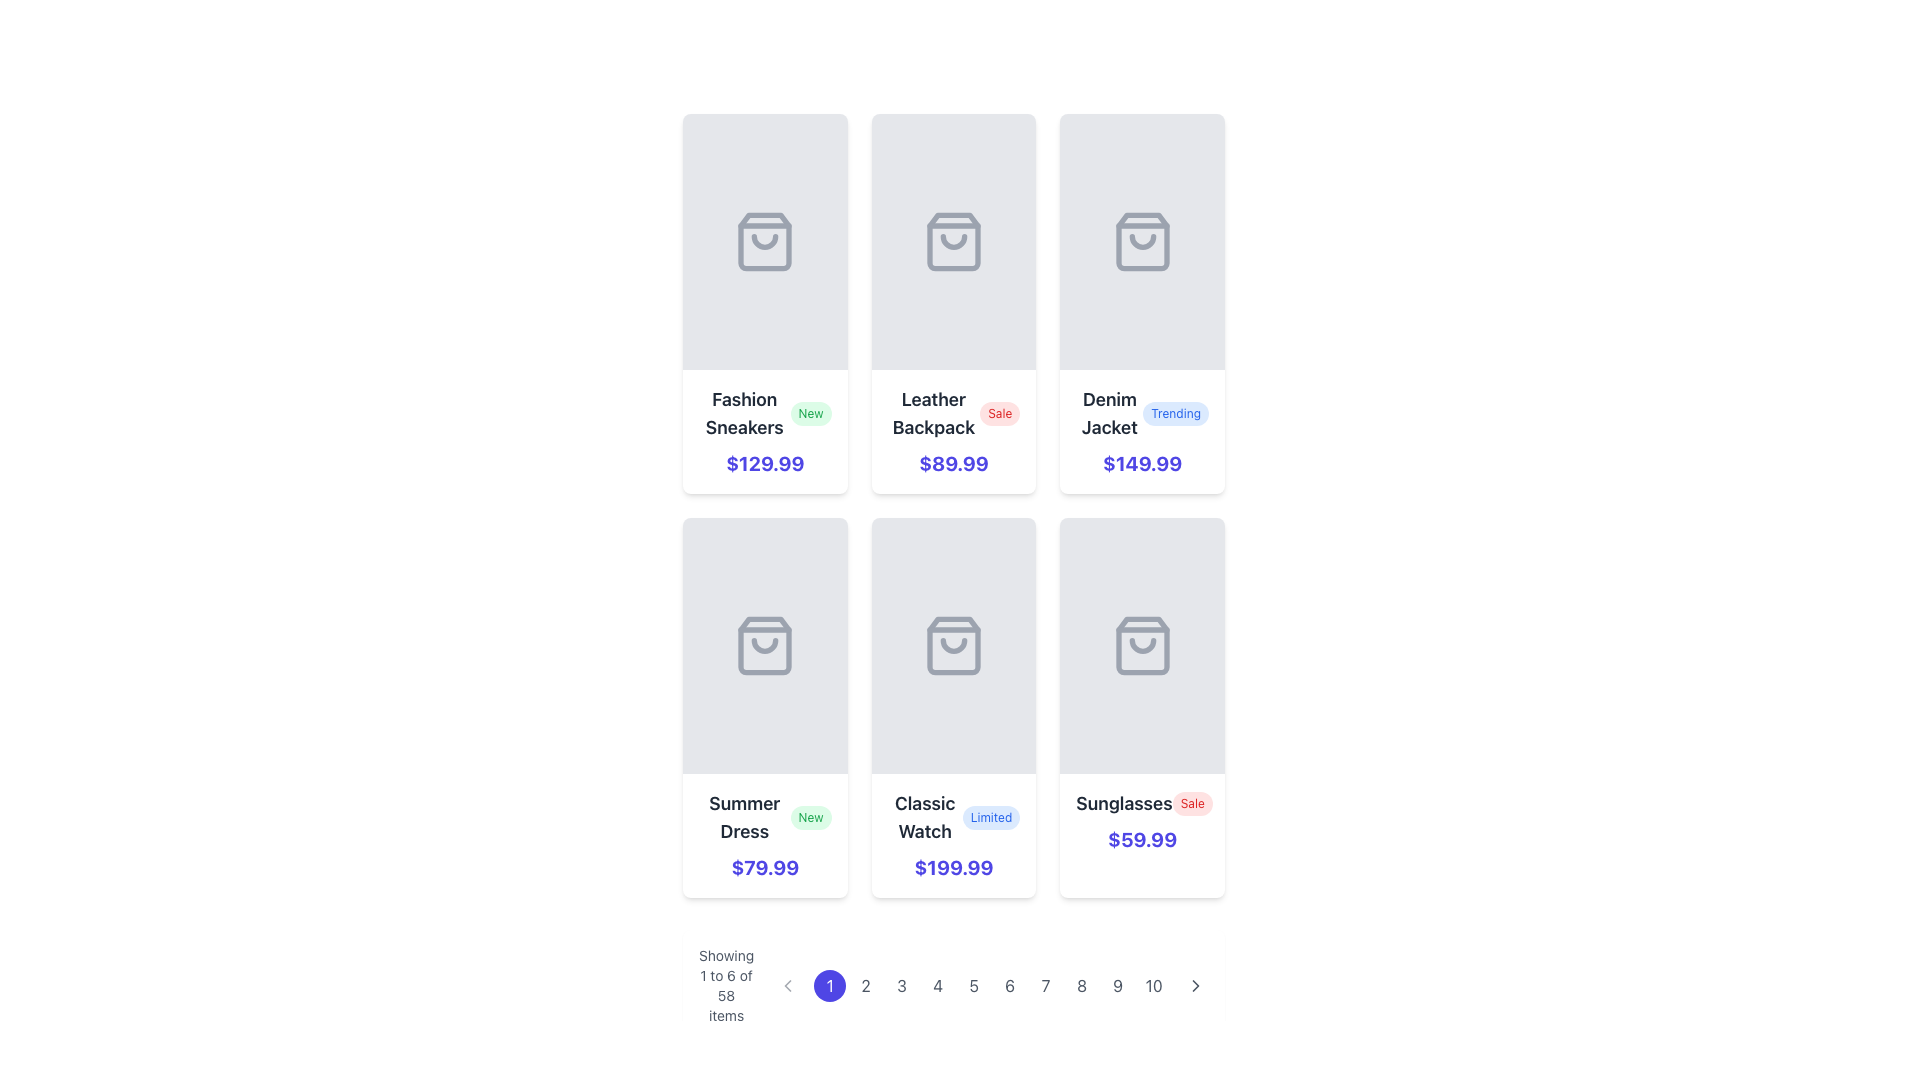  What do you see at coordinates (787, 985) in the screenshot?
I see `the circular button with a left-pointing chevron icon` at bounding box center [787, 985].